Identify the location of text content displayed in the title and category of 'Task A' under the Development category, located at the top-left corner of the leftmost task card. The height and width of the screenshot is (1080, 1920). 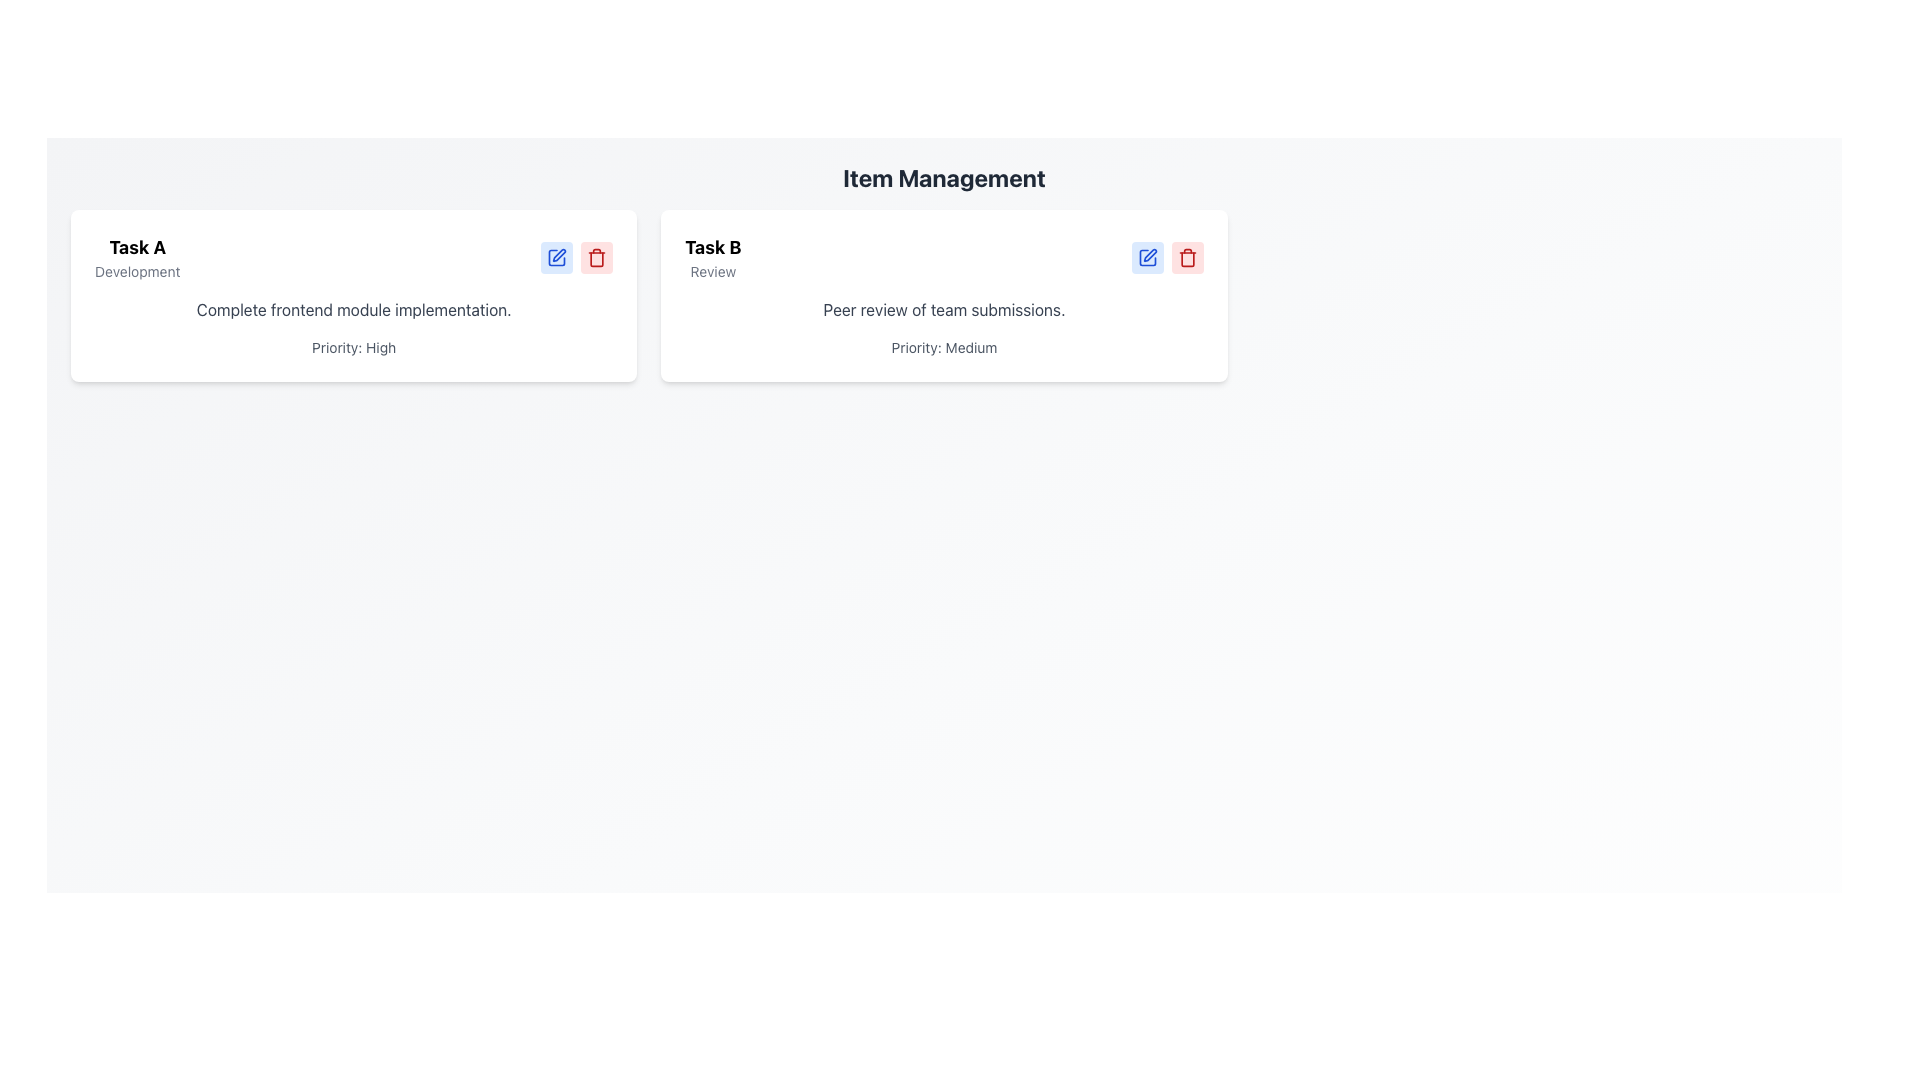
(136, 257).